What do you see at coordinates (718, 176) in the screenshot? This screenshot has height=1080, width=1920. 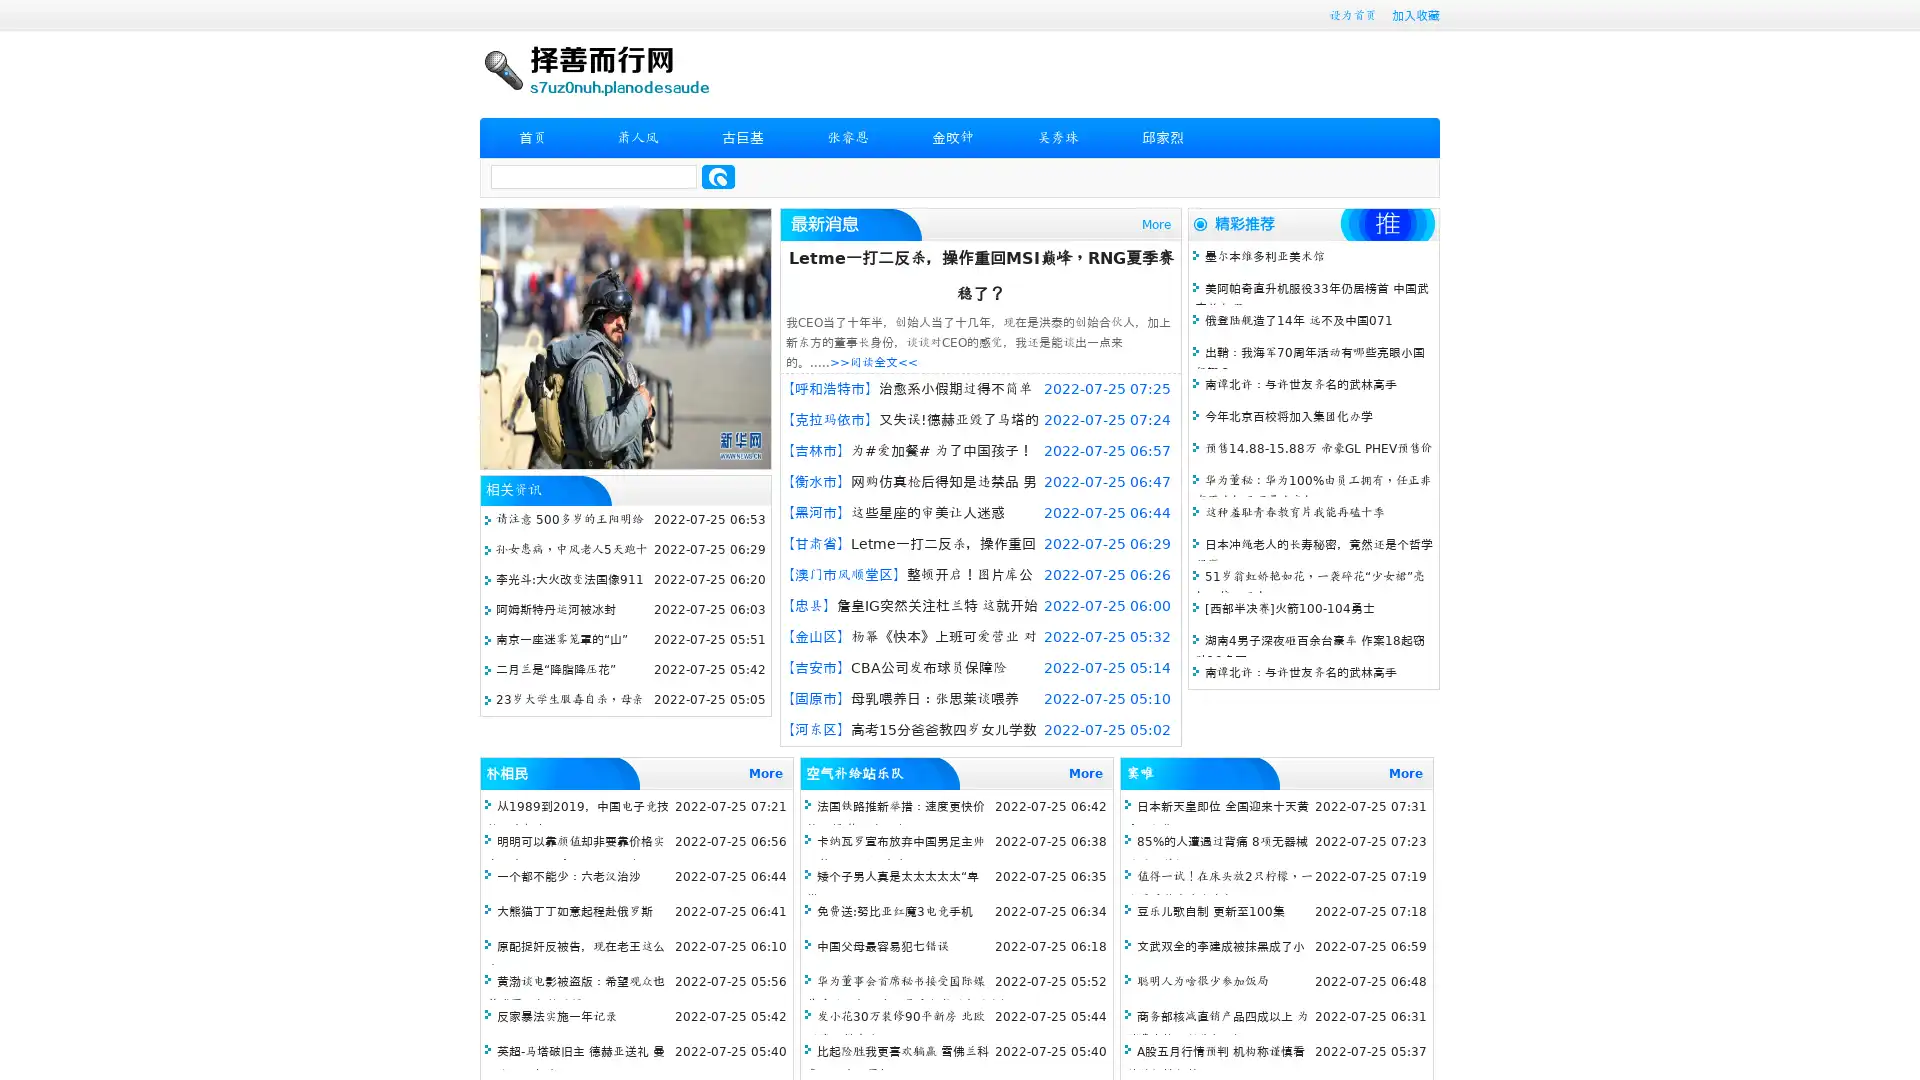 I see `Search` at bounding box center [718, 176].